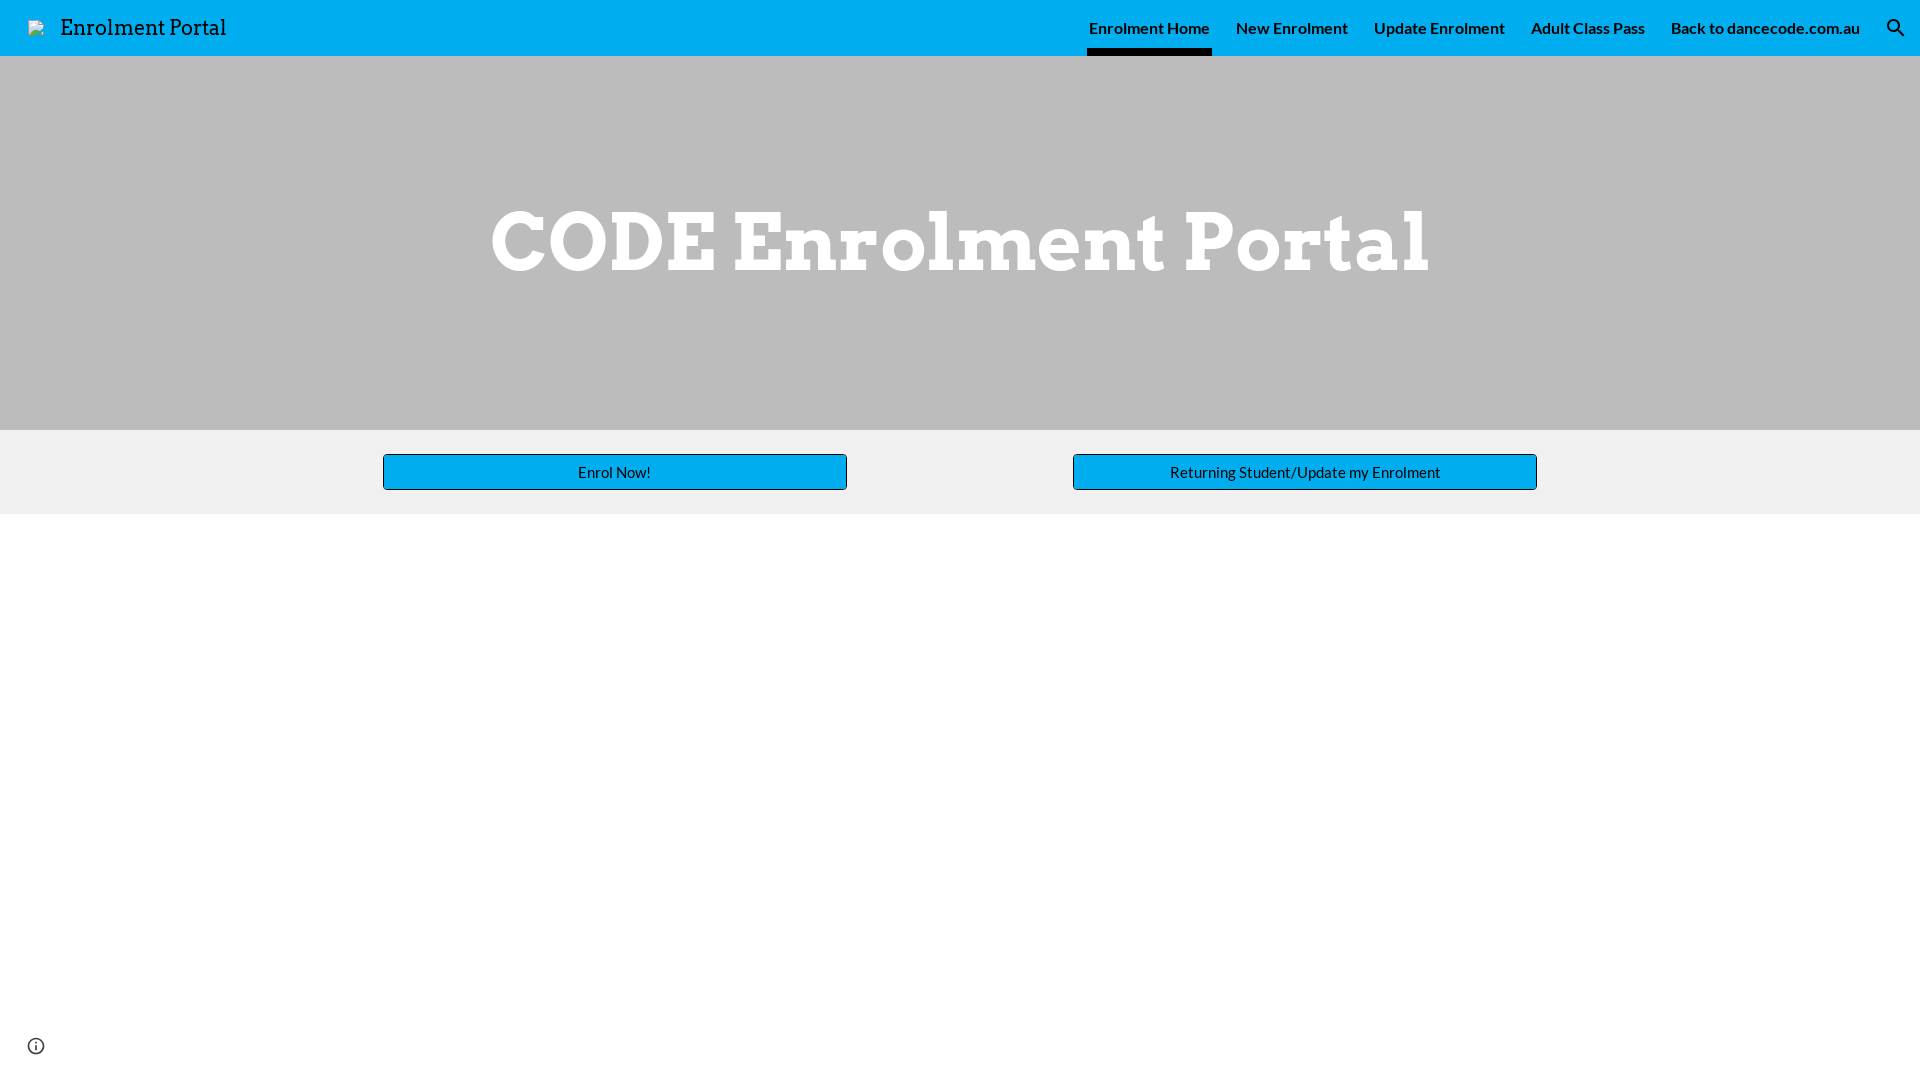 This screenshot has width=1920, height=1080. Describe the element at coordinates (1305, 471) in the screenshot. I see `'Returning Student/Update my Enrolment'` at that location.